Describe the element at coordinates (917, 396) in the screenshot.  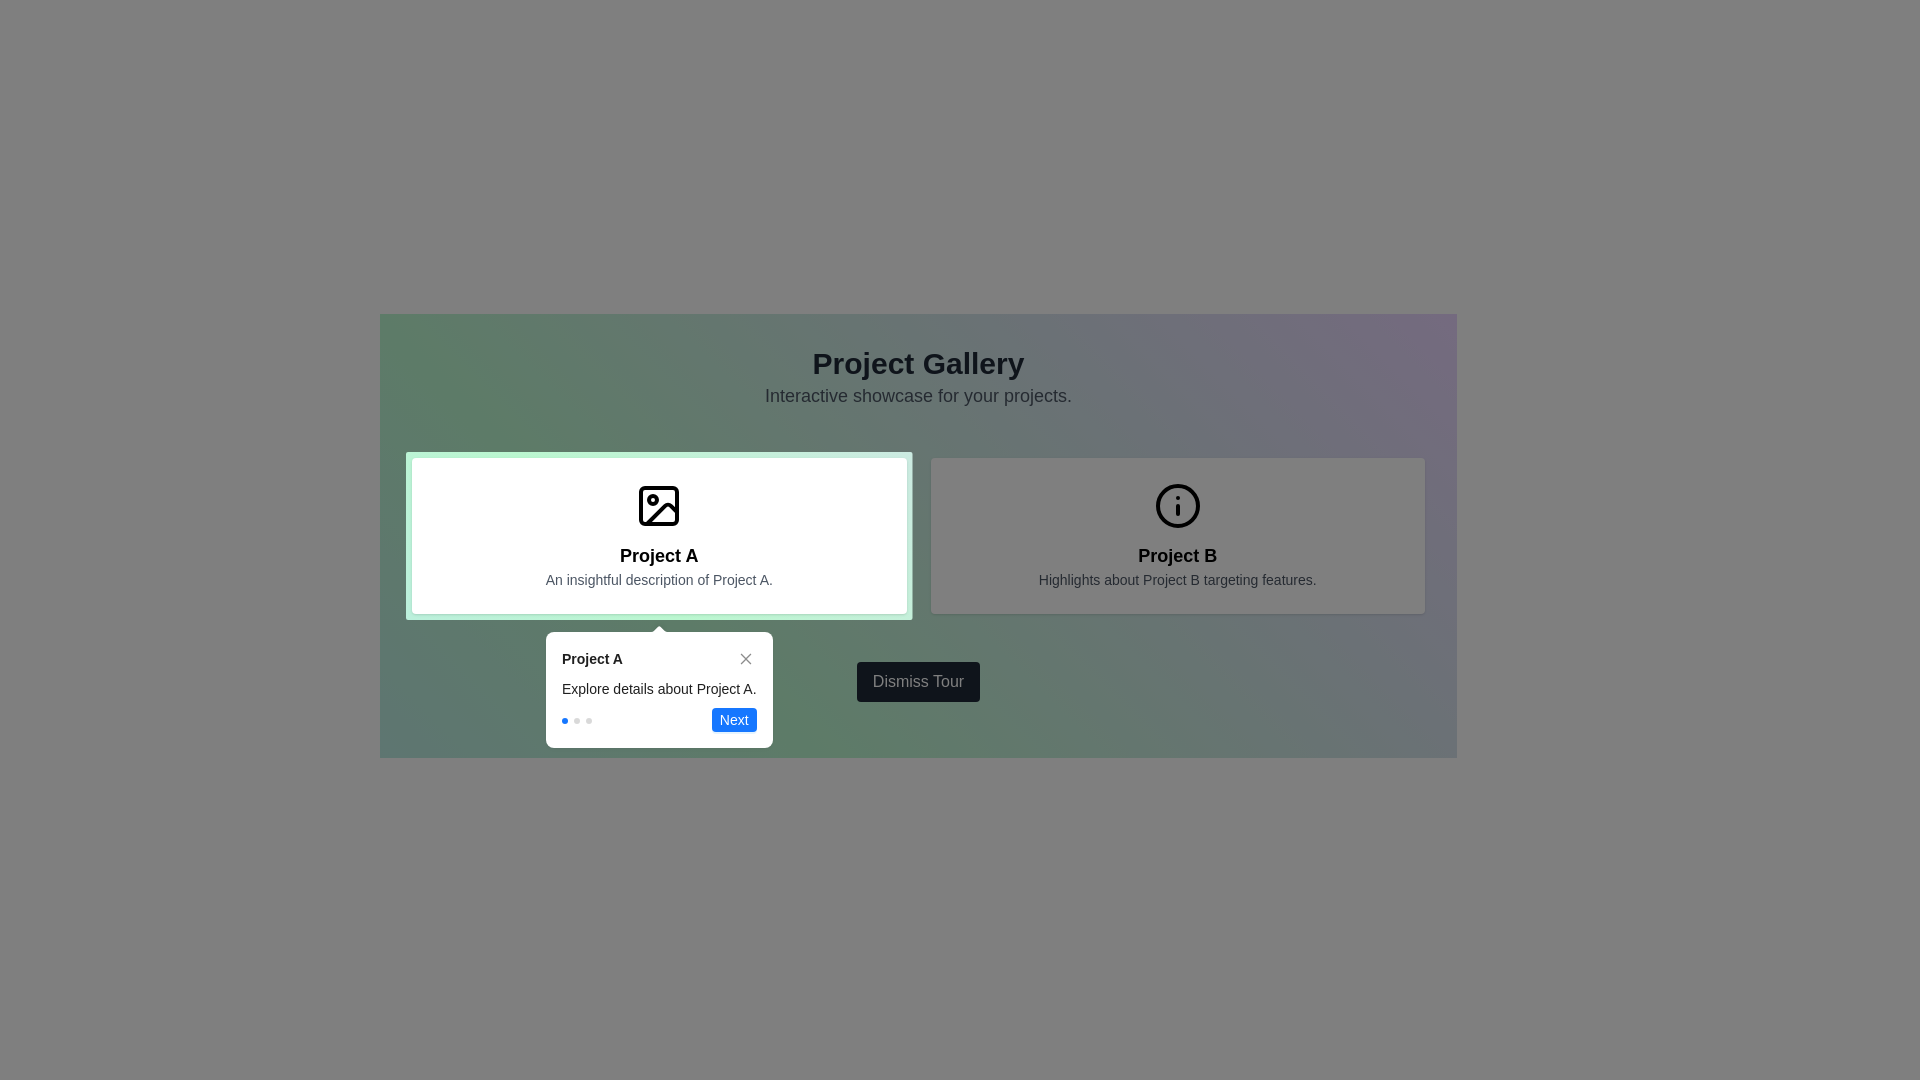
I see `static text element located directly below the 'Project Gallery' header, which serves as a subtitle providing additional context about the page's purpose` at that location.